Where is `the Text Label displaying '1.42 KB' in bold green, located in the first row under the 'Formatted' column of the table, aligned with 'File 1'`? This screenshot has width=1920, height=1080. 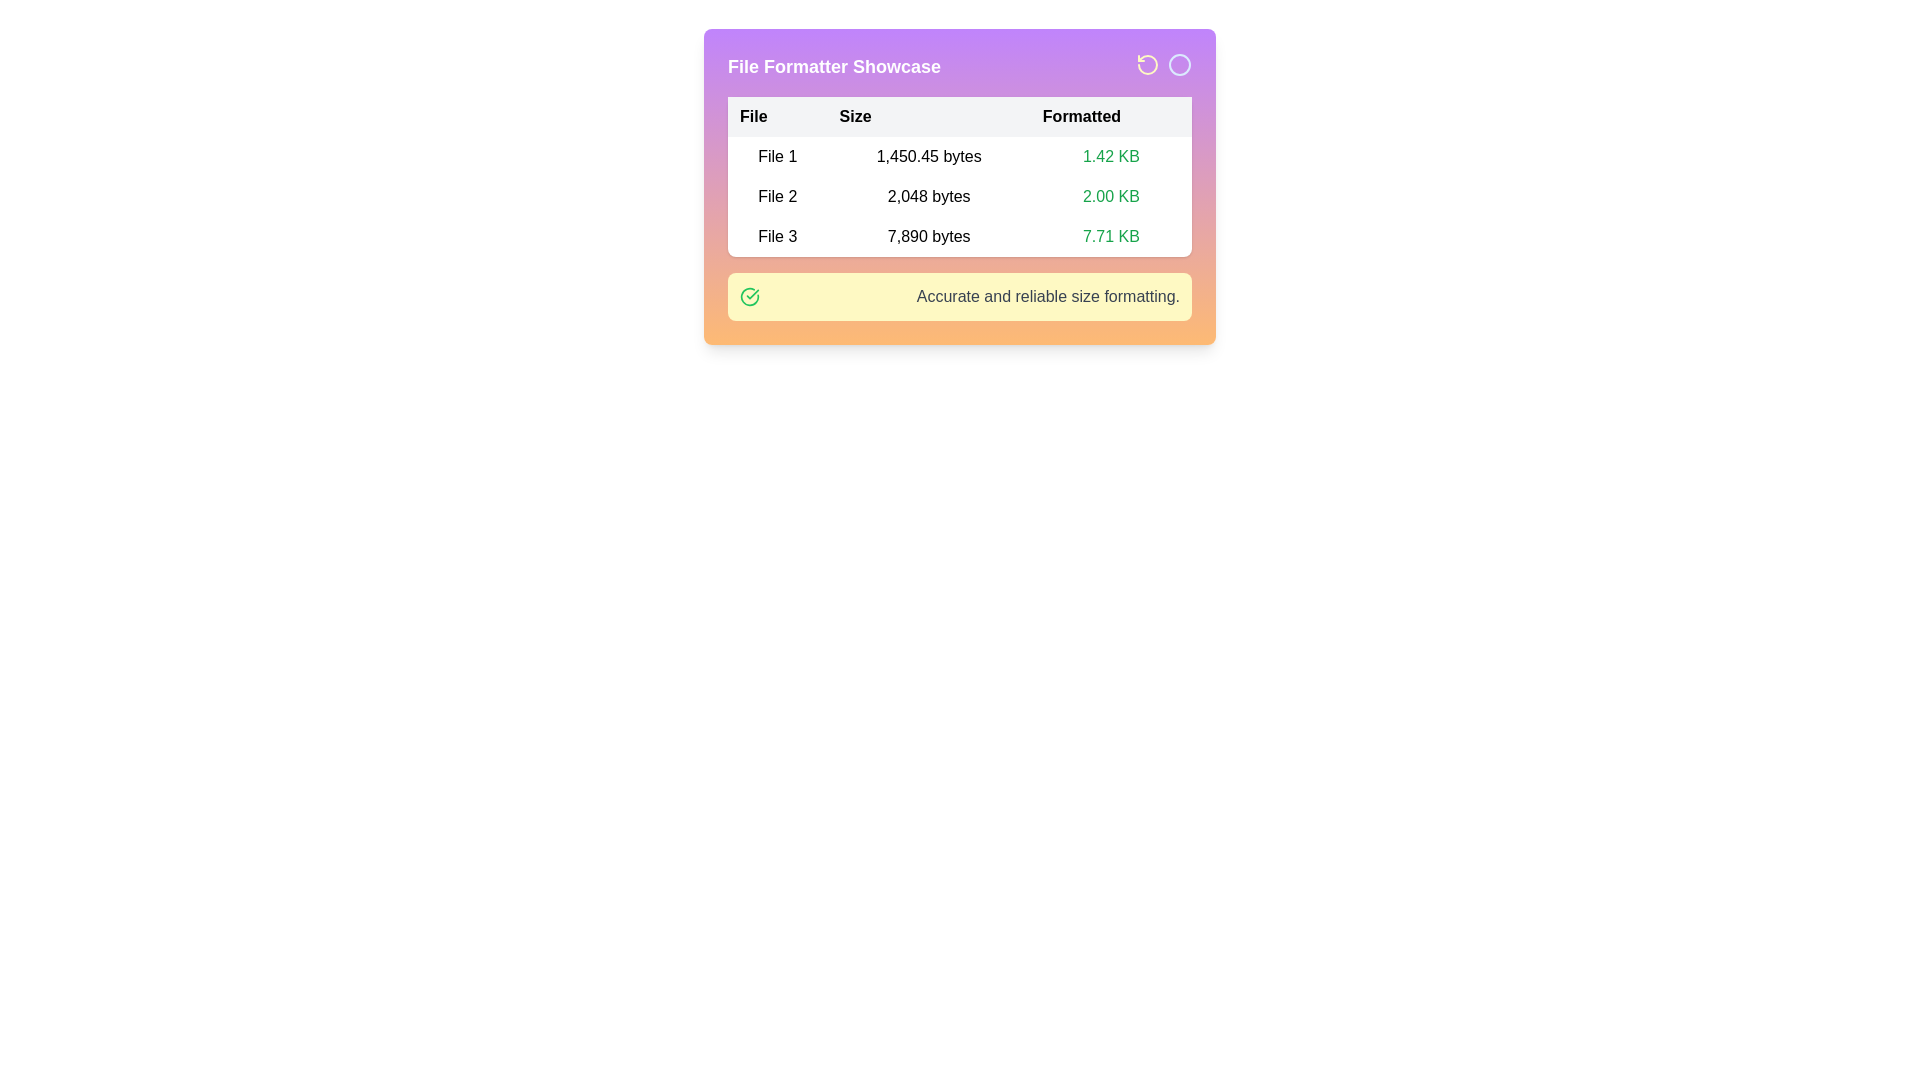 the Text Label displaying '1.42 KB' in bold green, located in the first row under the 'Formatted' column of the table, aligned with 'File 1' is located at coordinates (1110, 156).